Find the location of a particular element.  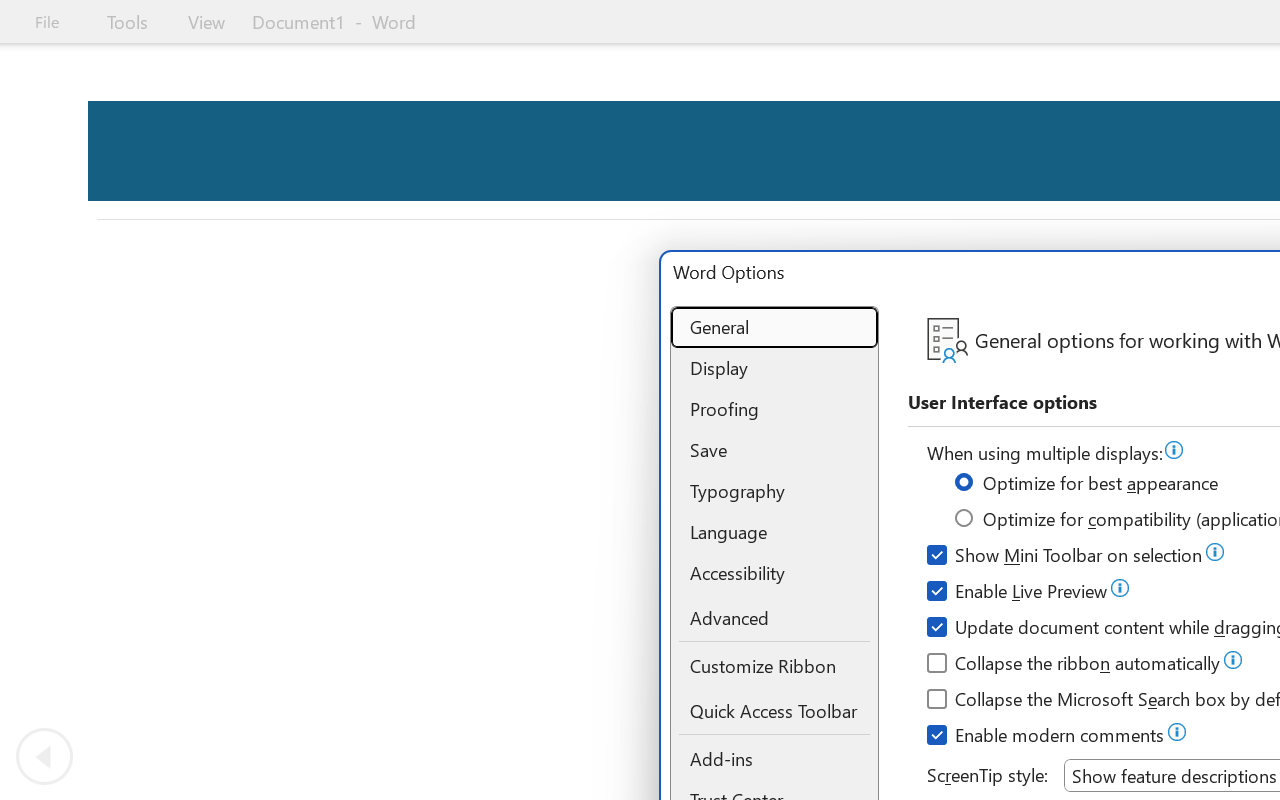

'Proofing' is located at coordinates (773, 409).